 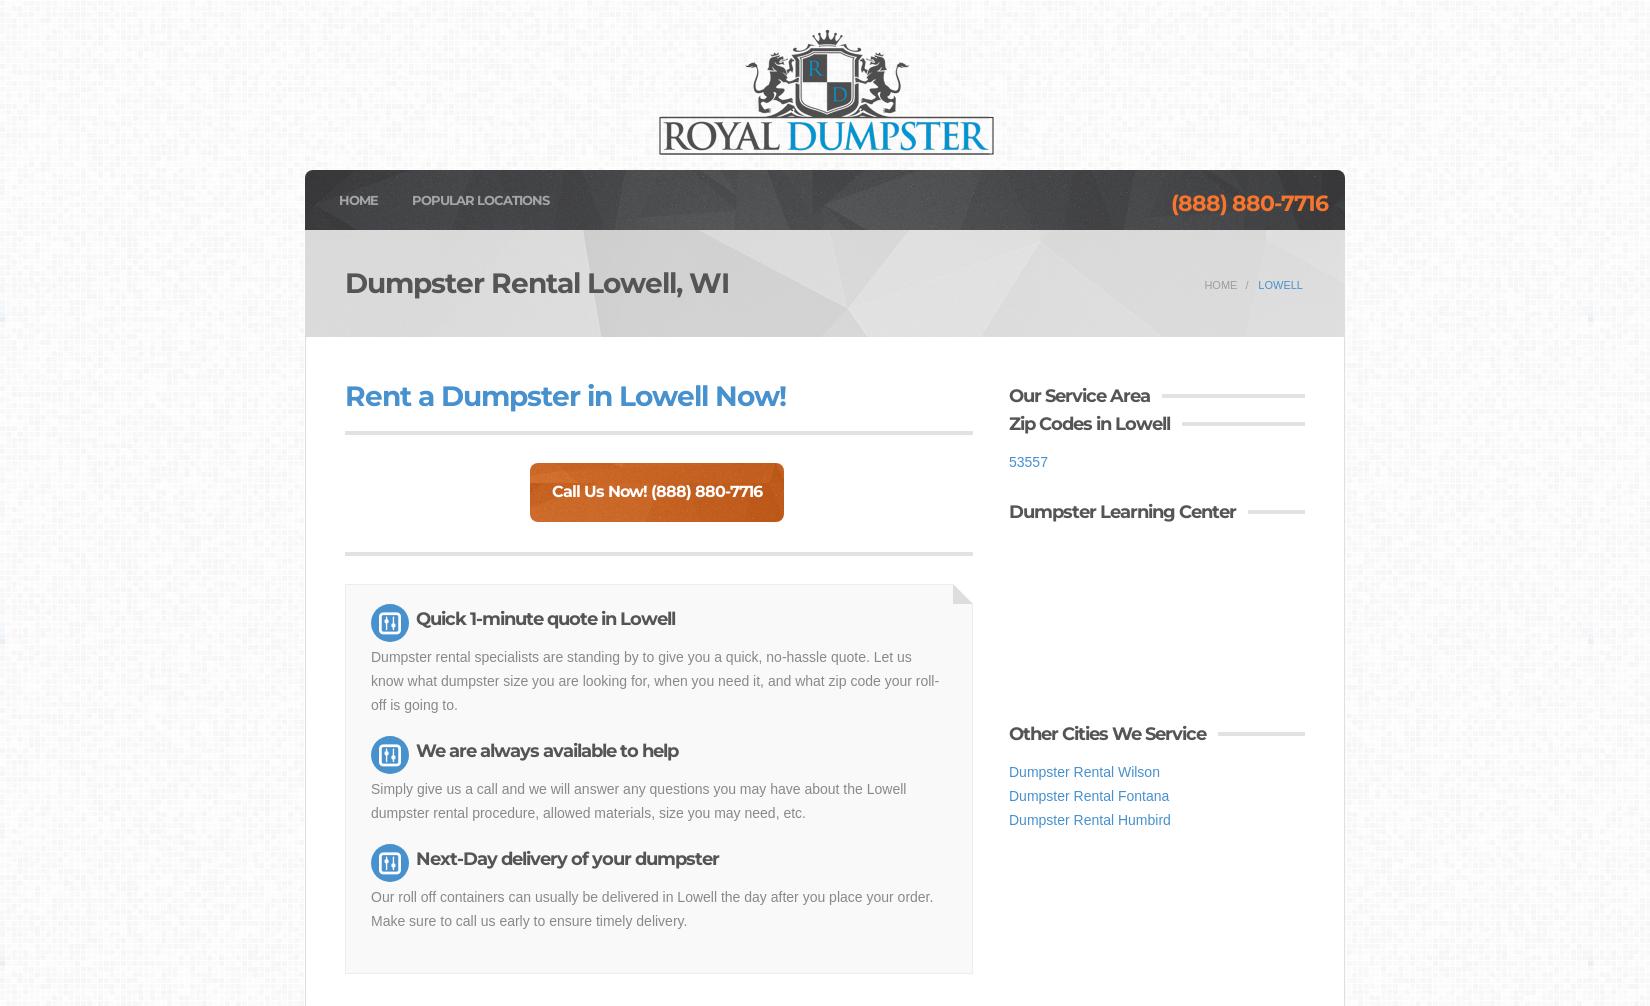 I want to click on 'Rent a Dumpster in Lowell Now!', so click(x=564, y=394).